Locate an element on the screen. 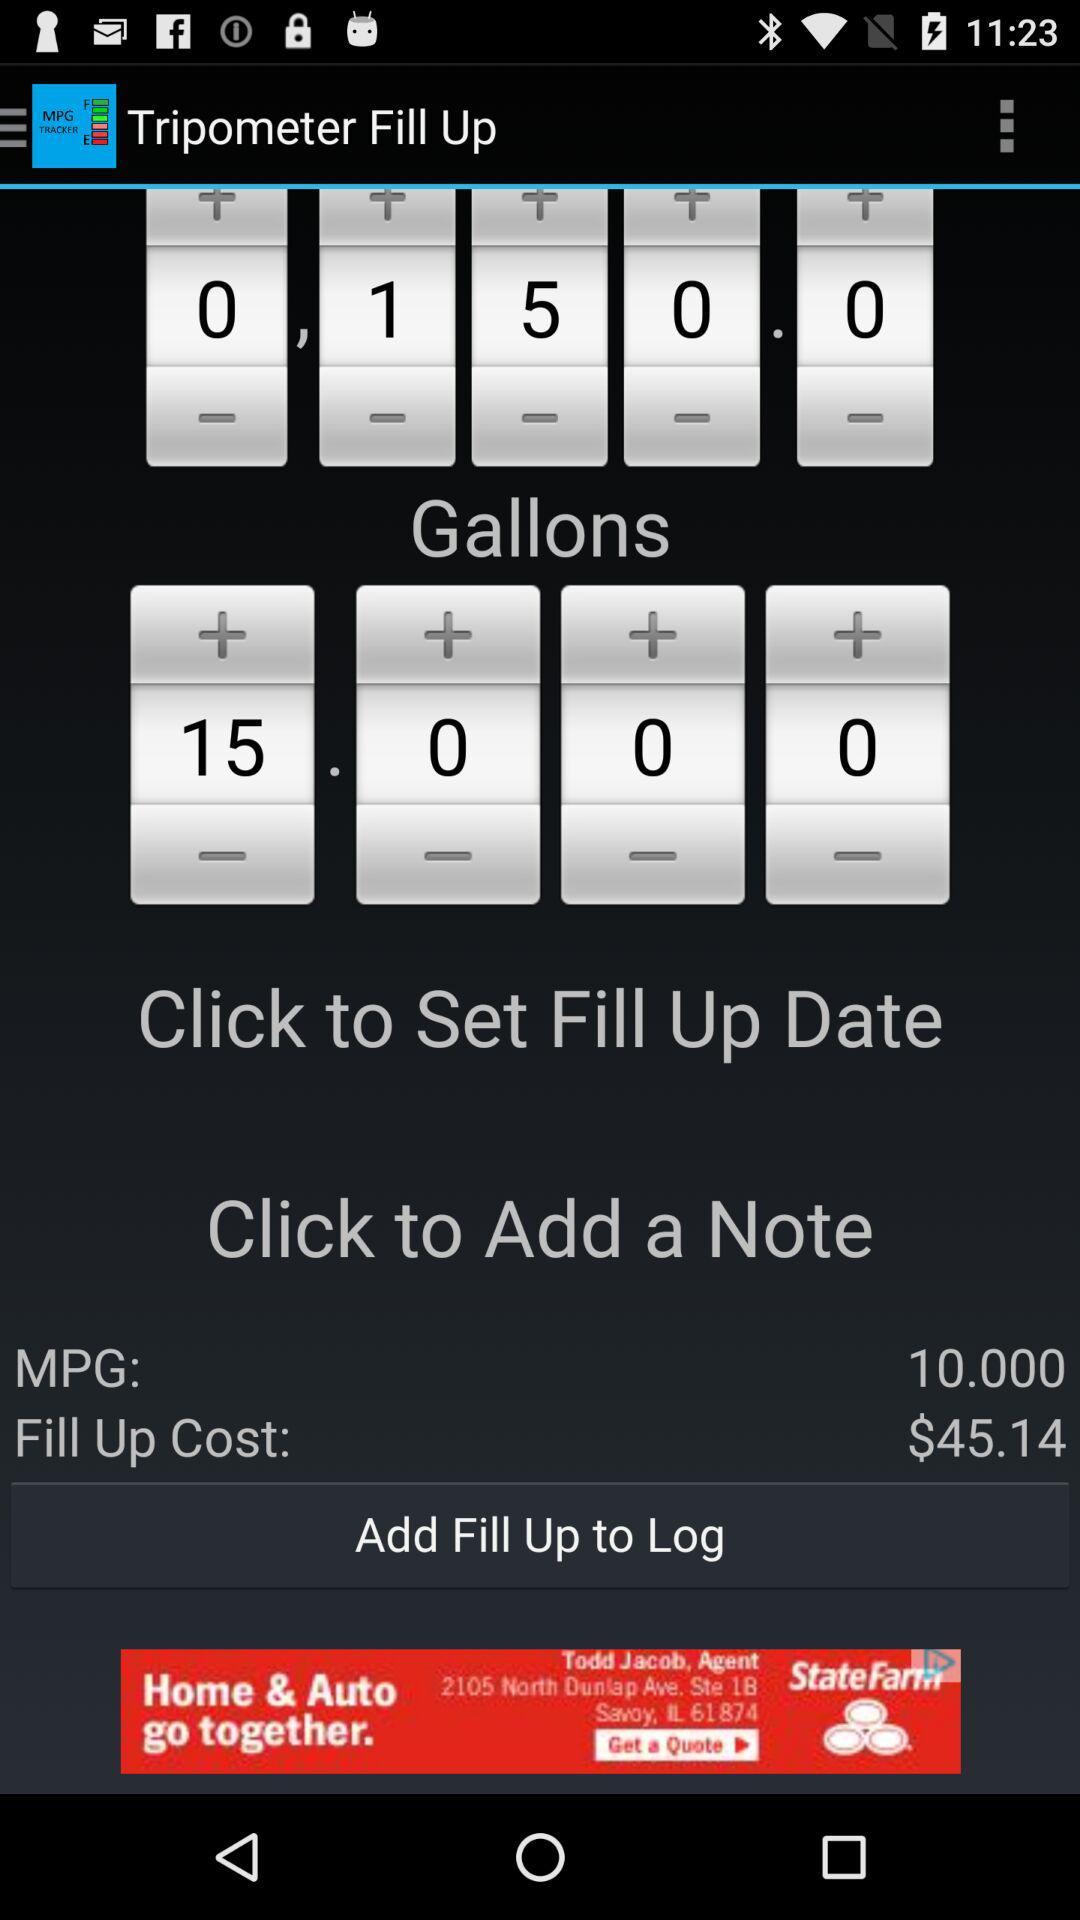 This screenshot has width=1080, height=1920. minus the value is located at coordinates (538, 419).